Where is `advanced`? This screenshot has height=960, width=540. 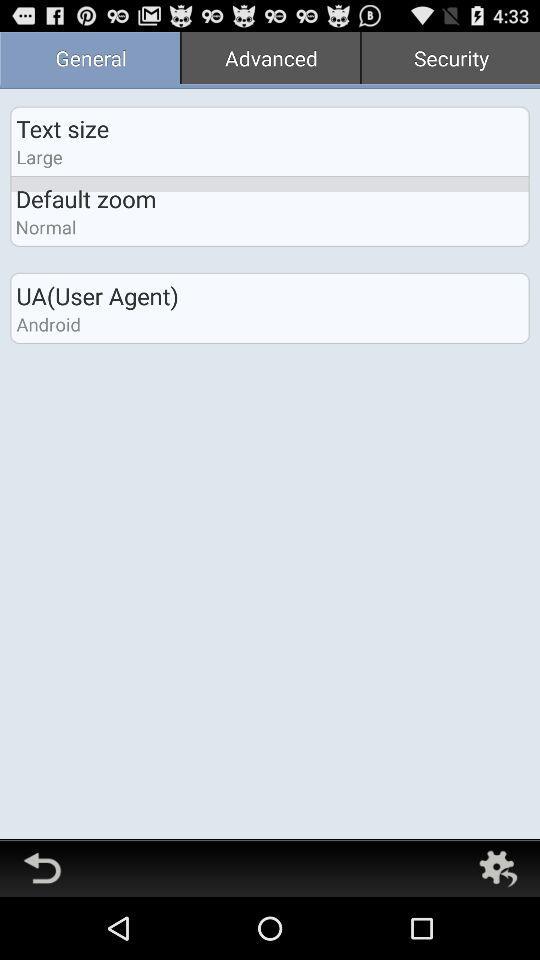 advanced is located at coordinates (270, 59).